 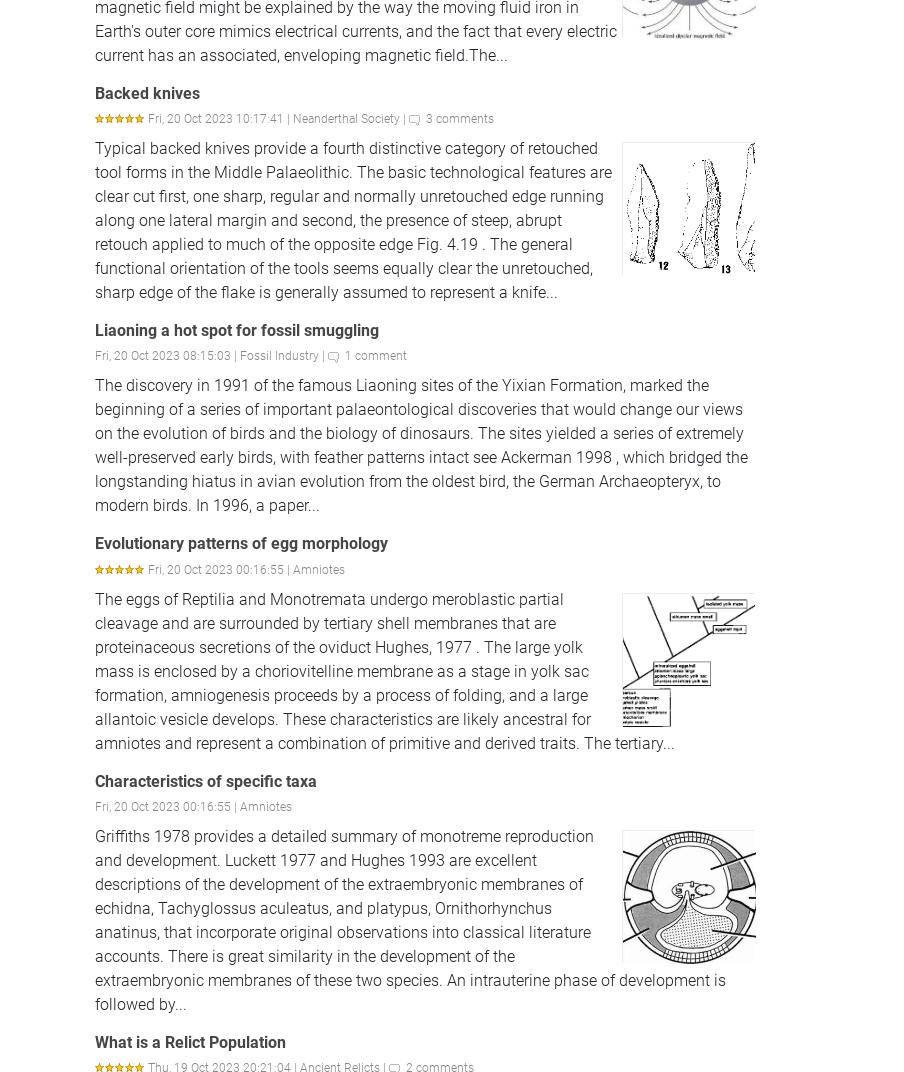 I want to click on 'Fossil Industry', so click(x=278, y=356).